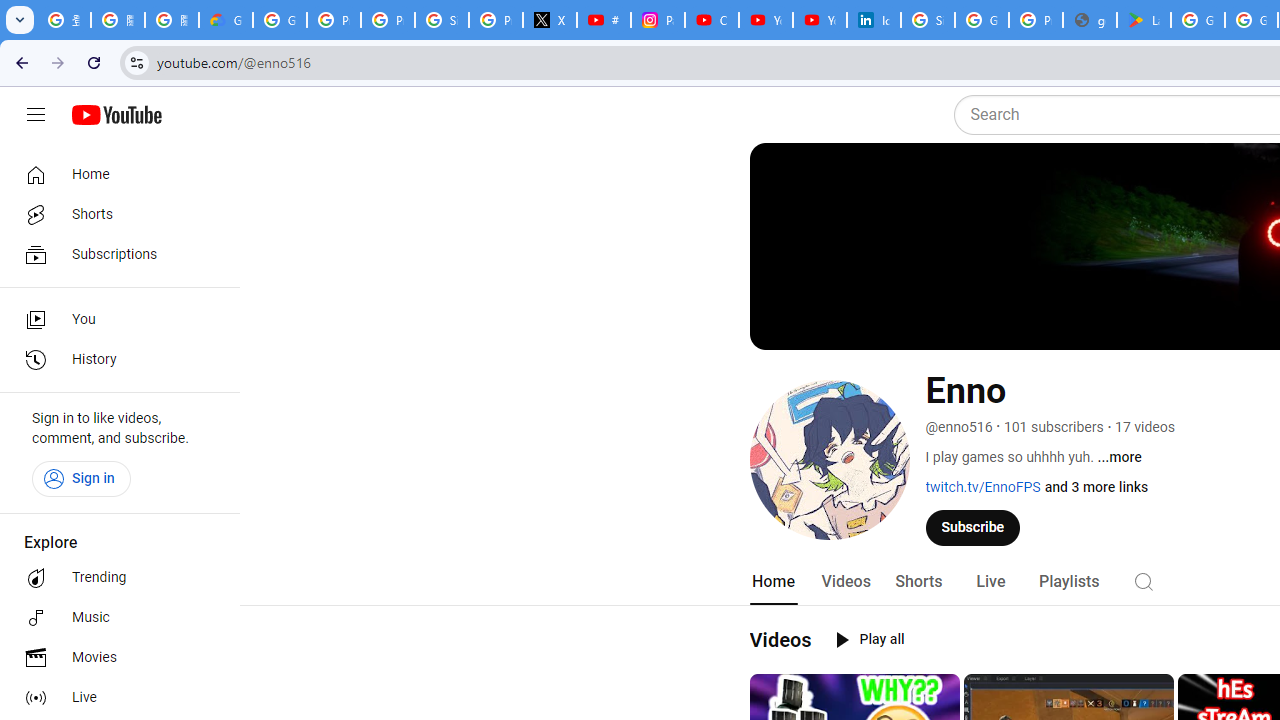  Describe the element at coordinates (1144, 20) in the screenshot. I see `'Last Shelter: Survival - Apps on Google Play'` at that location.